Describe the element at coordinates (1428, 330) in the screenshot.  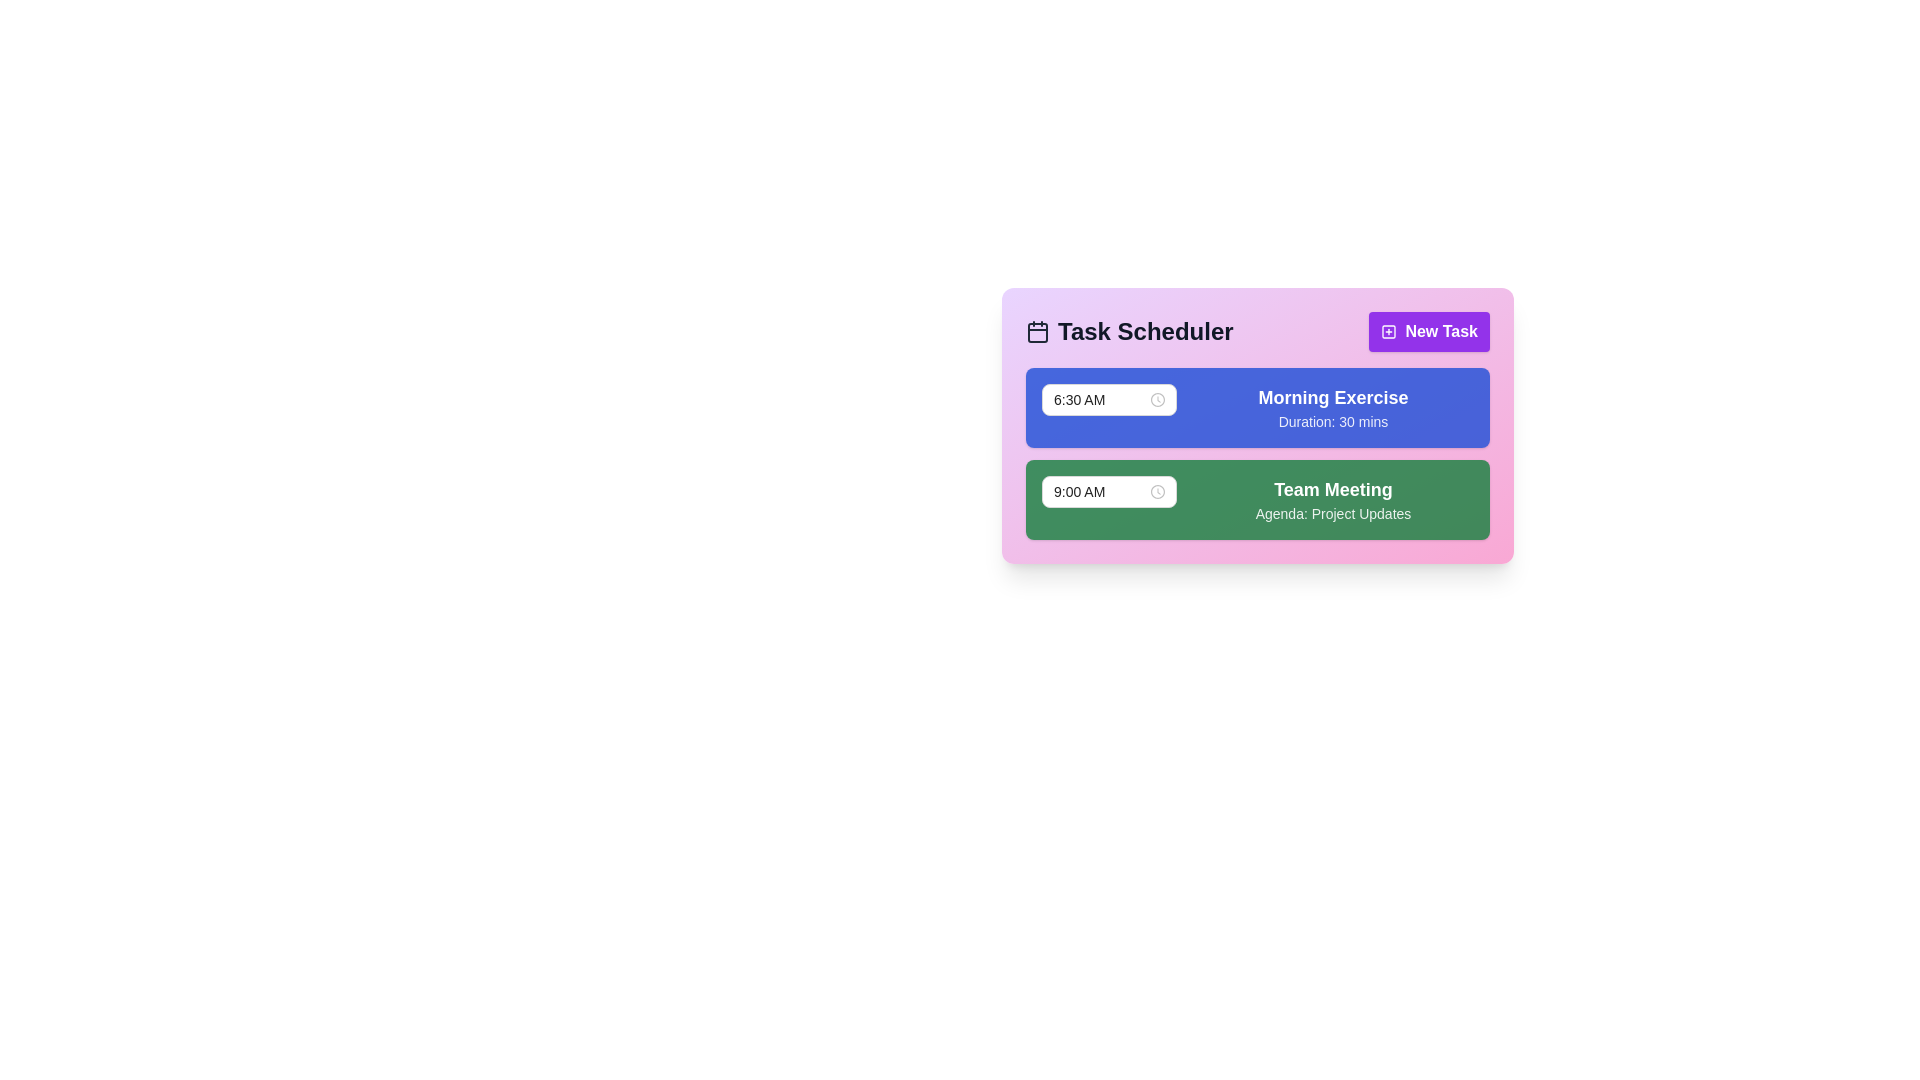
I see `the 'New Task' button, which is a purple rectangular button with rounded corners and the text 'New Task' in bold white font, to observe a color change` at that location.